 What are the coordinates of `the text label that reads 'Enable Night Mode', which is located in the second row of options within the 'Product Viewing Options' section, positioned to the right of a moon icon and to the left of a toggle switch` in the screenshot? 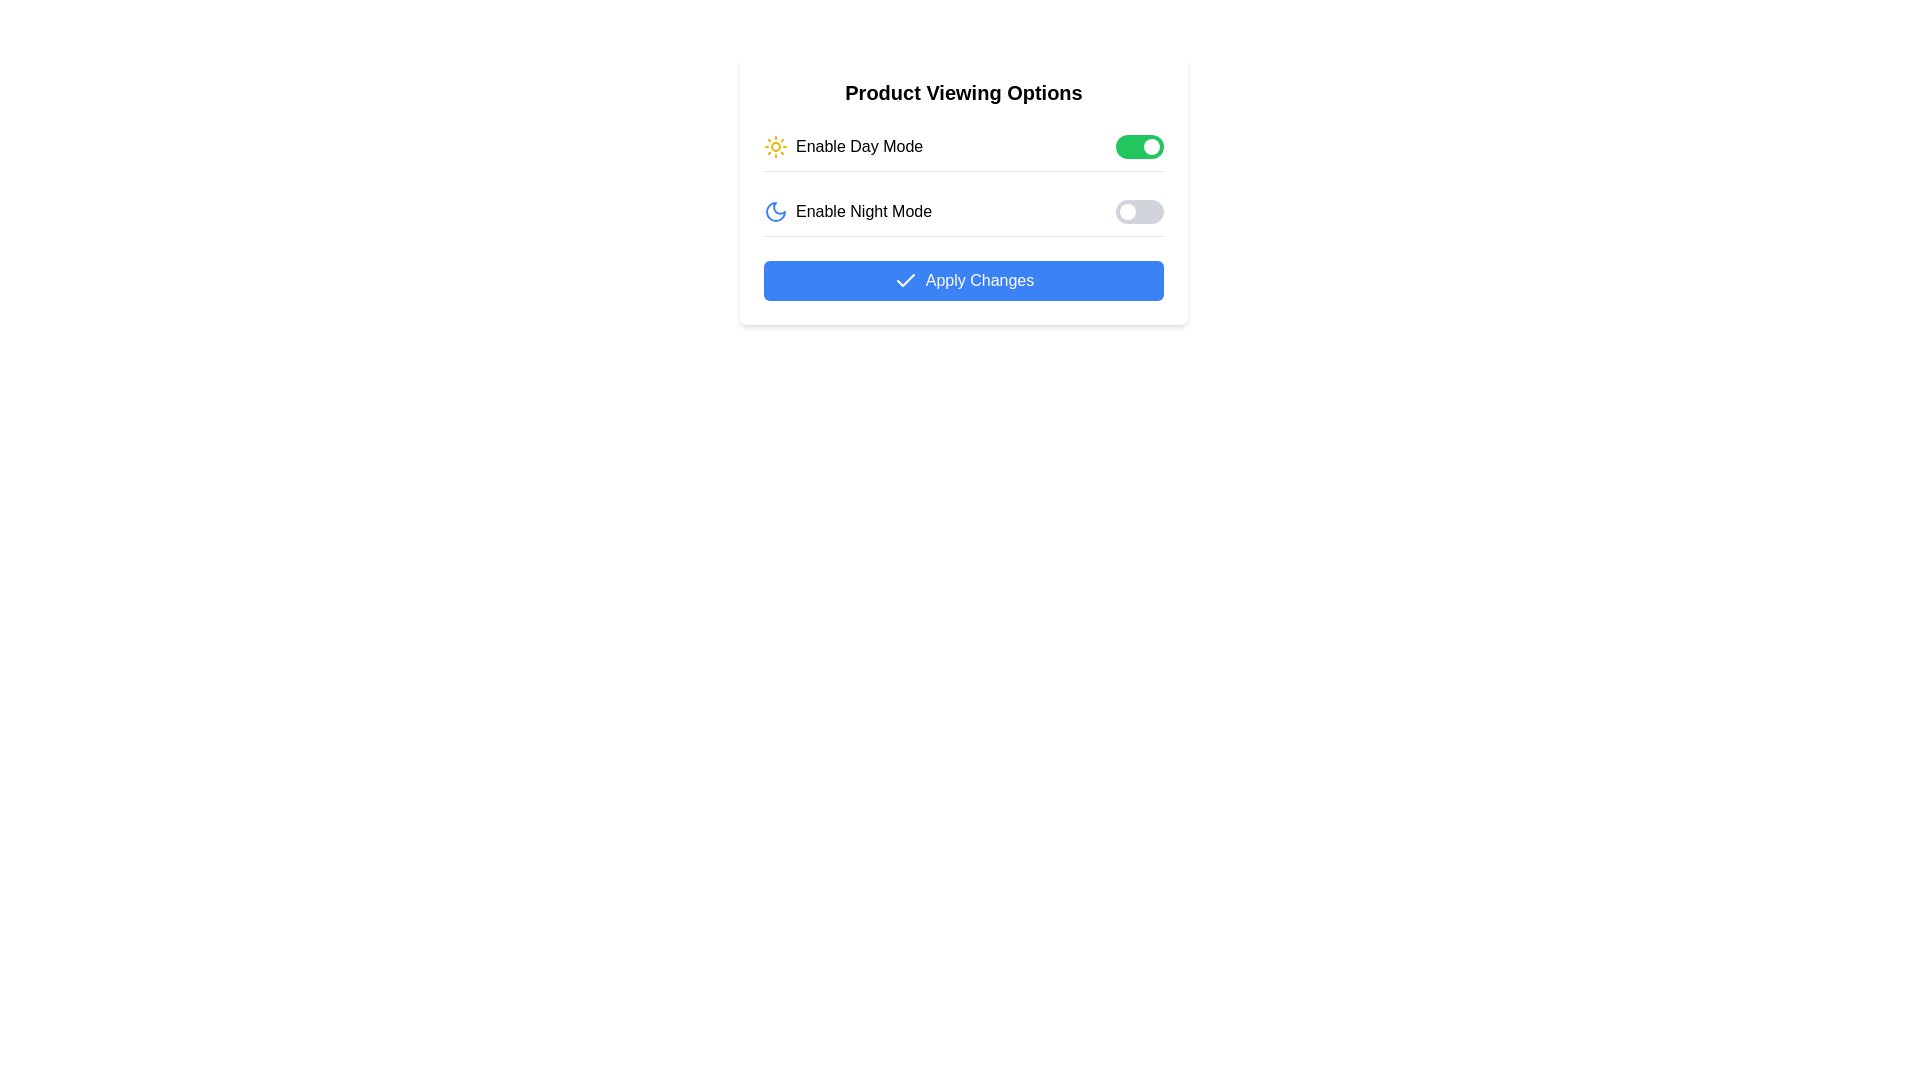 It's located at (864, 212).